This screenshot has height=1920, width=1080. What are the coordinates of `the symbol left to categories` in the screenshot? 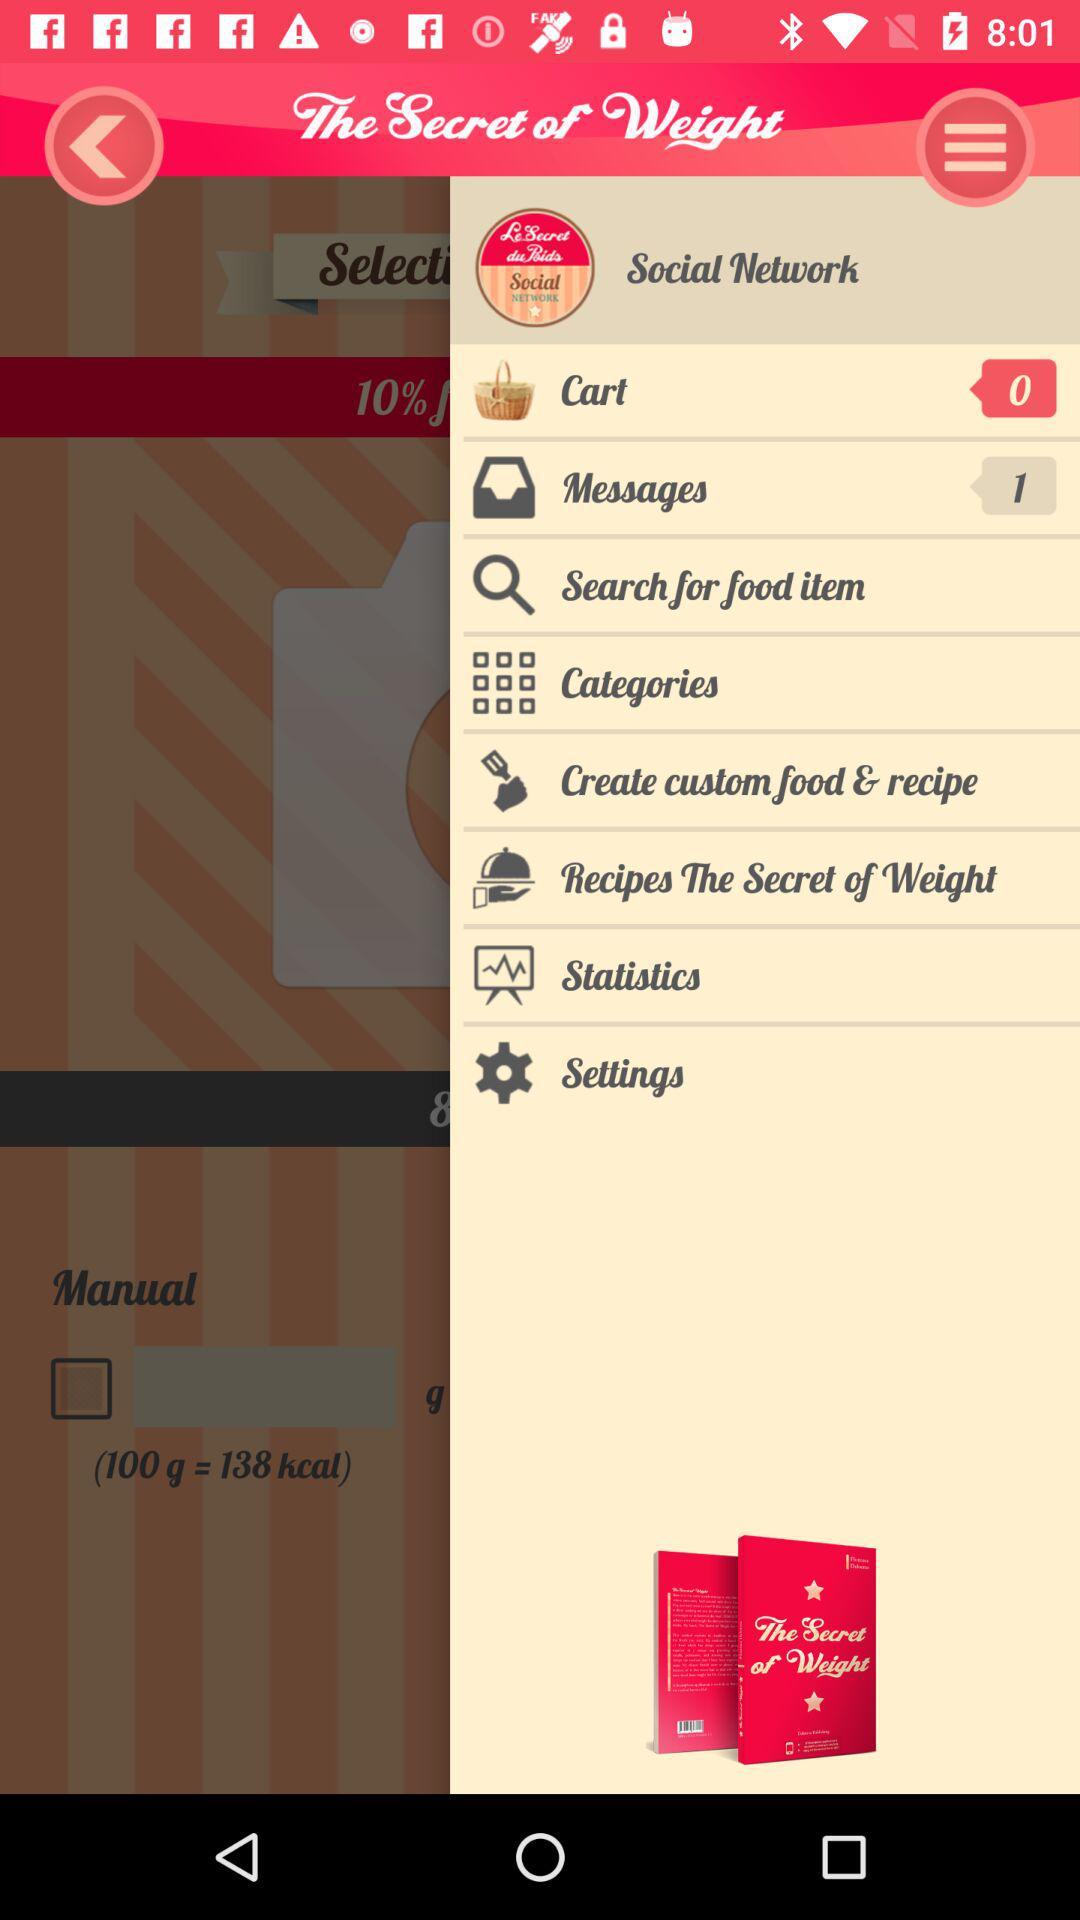 It's located at (503, 682).